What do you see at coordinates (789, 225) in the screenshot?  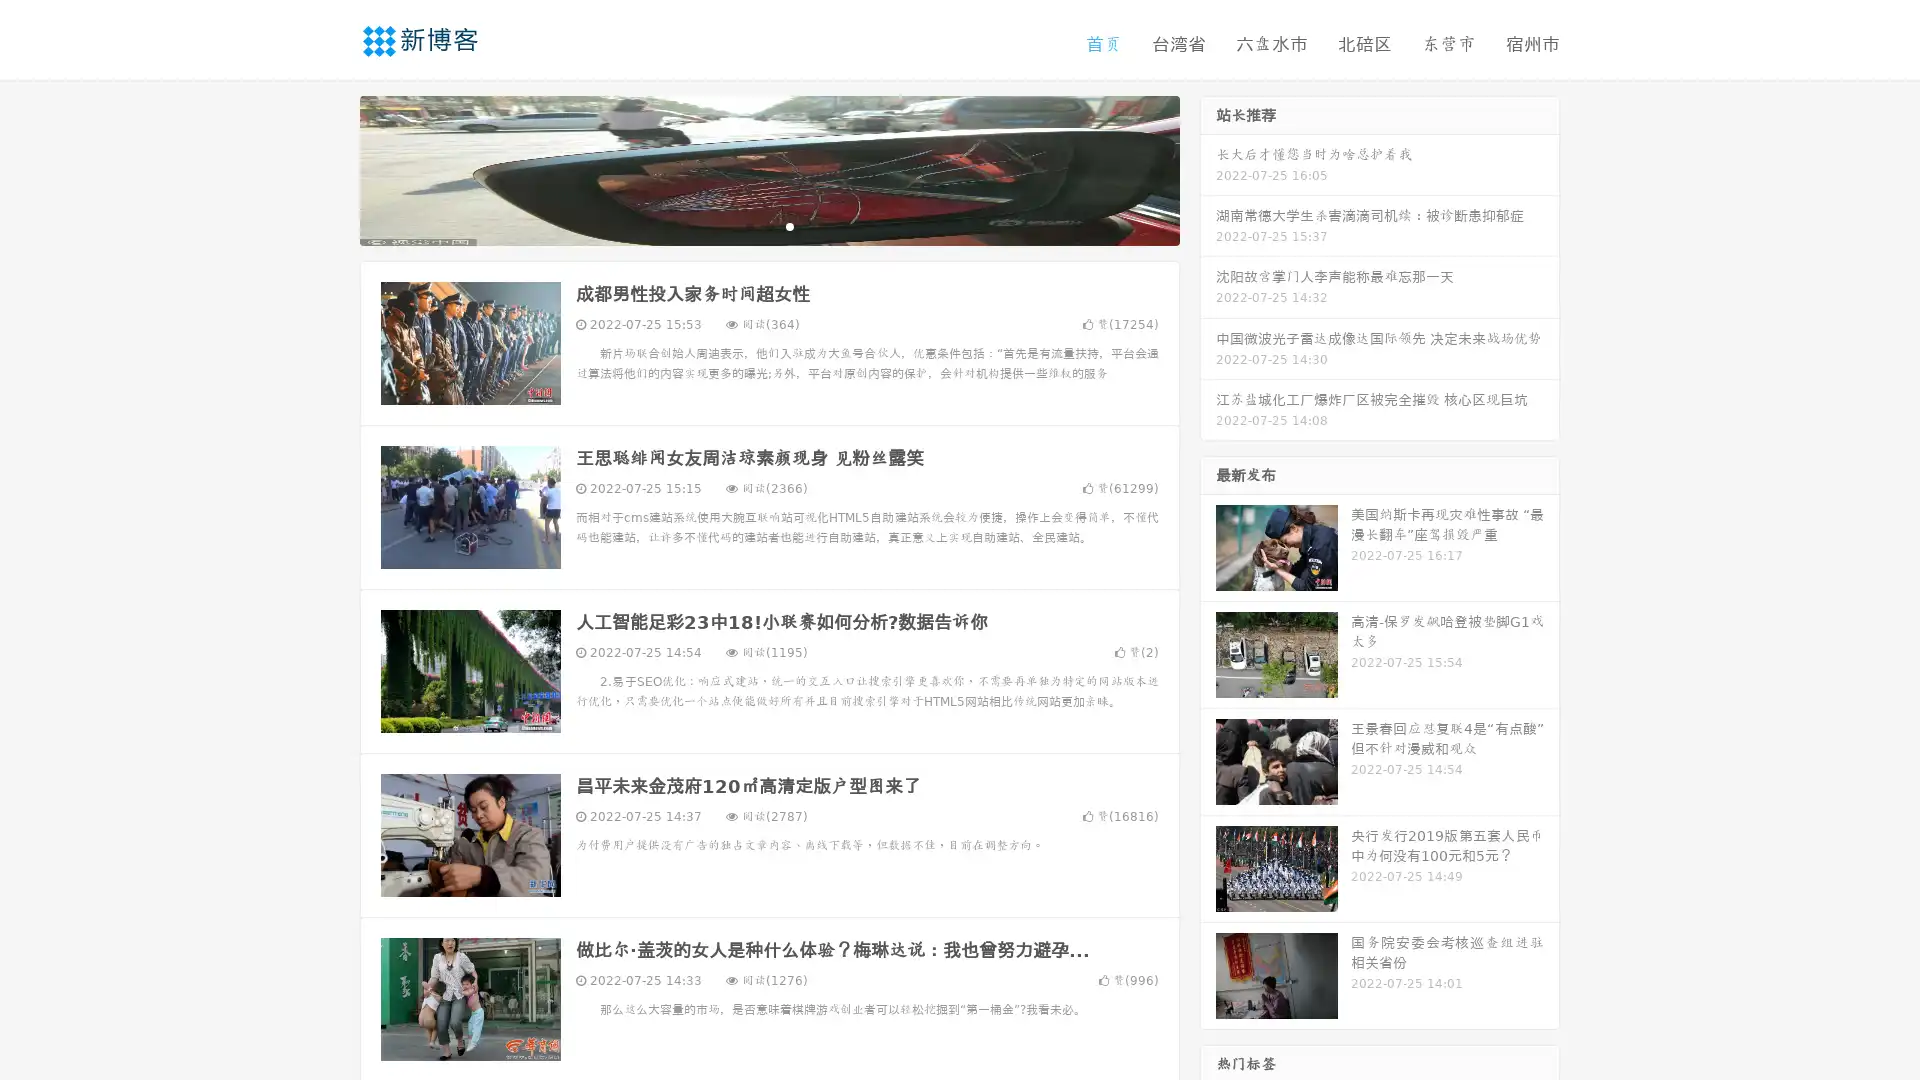 I see `Go to slide 3` at bounding box center [789, 225].